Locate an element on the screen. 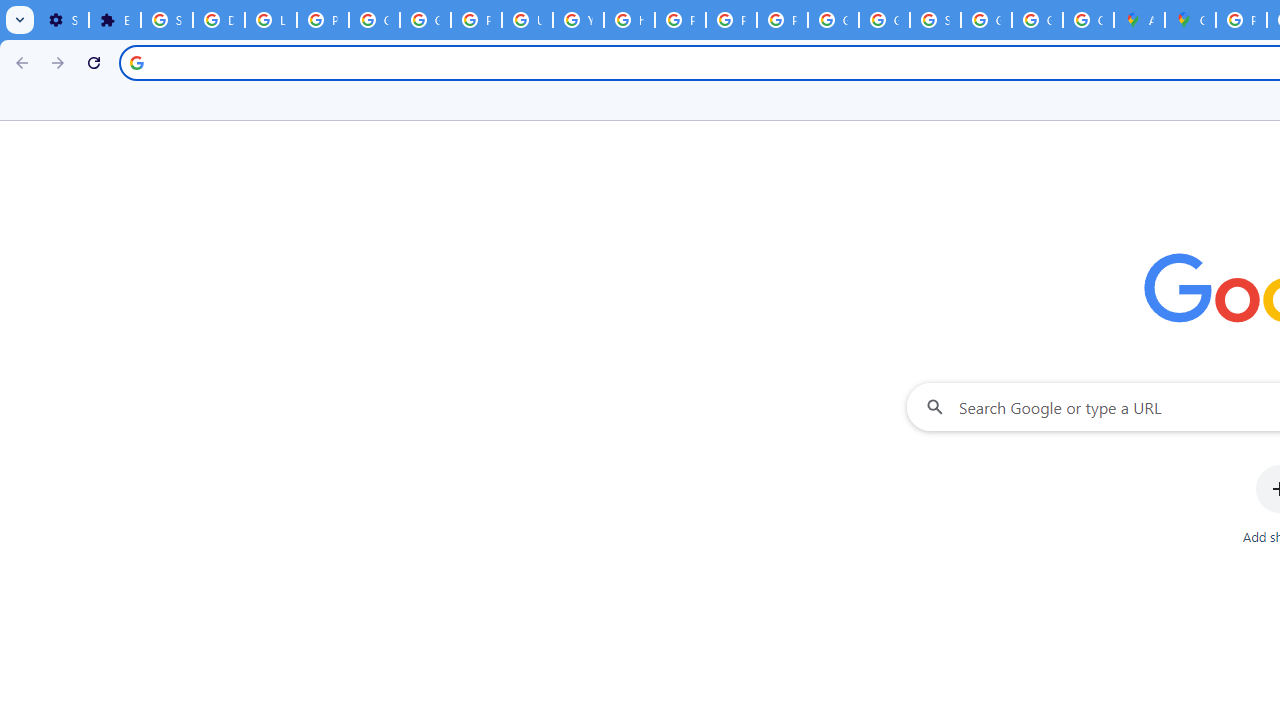 The image size is (1280, 720). 'Sign in - Google Accounts' is located at coordinates (167, 20).